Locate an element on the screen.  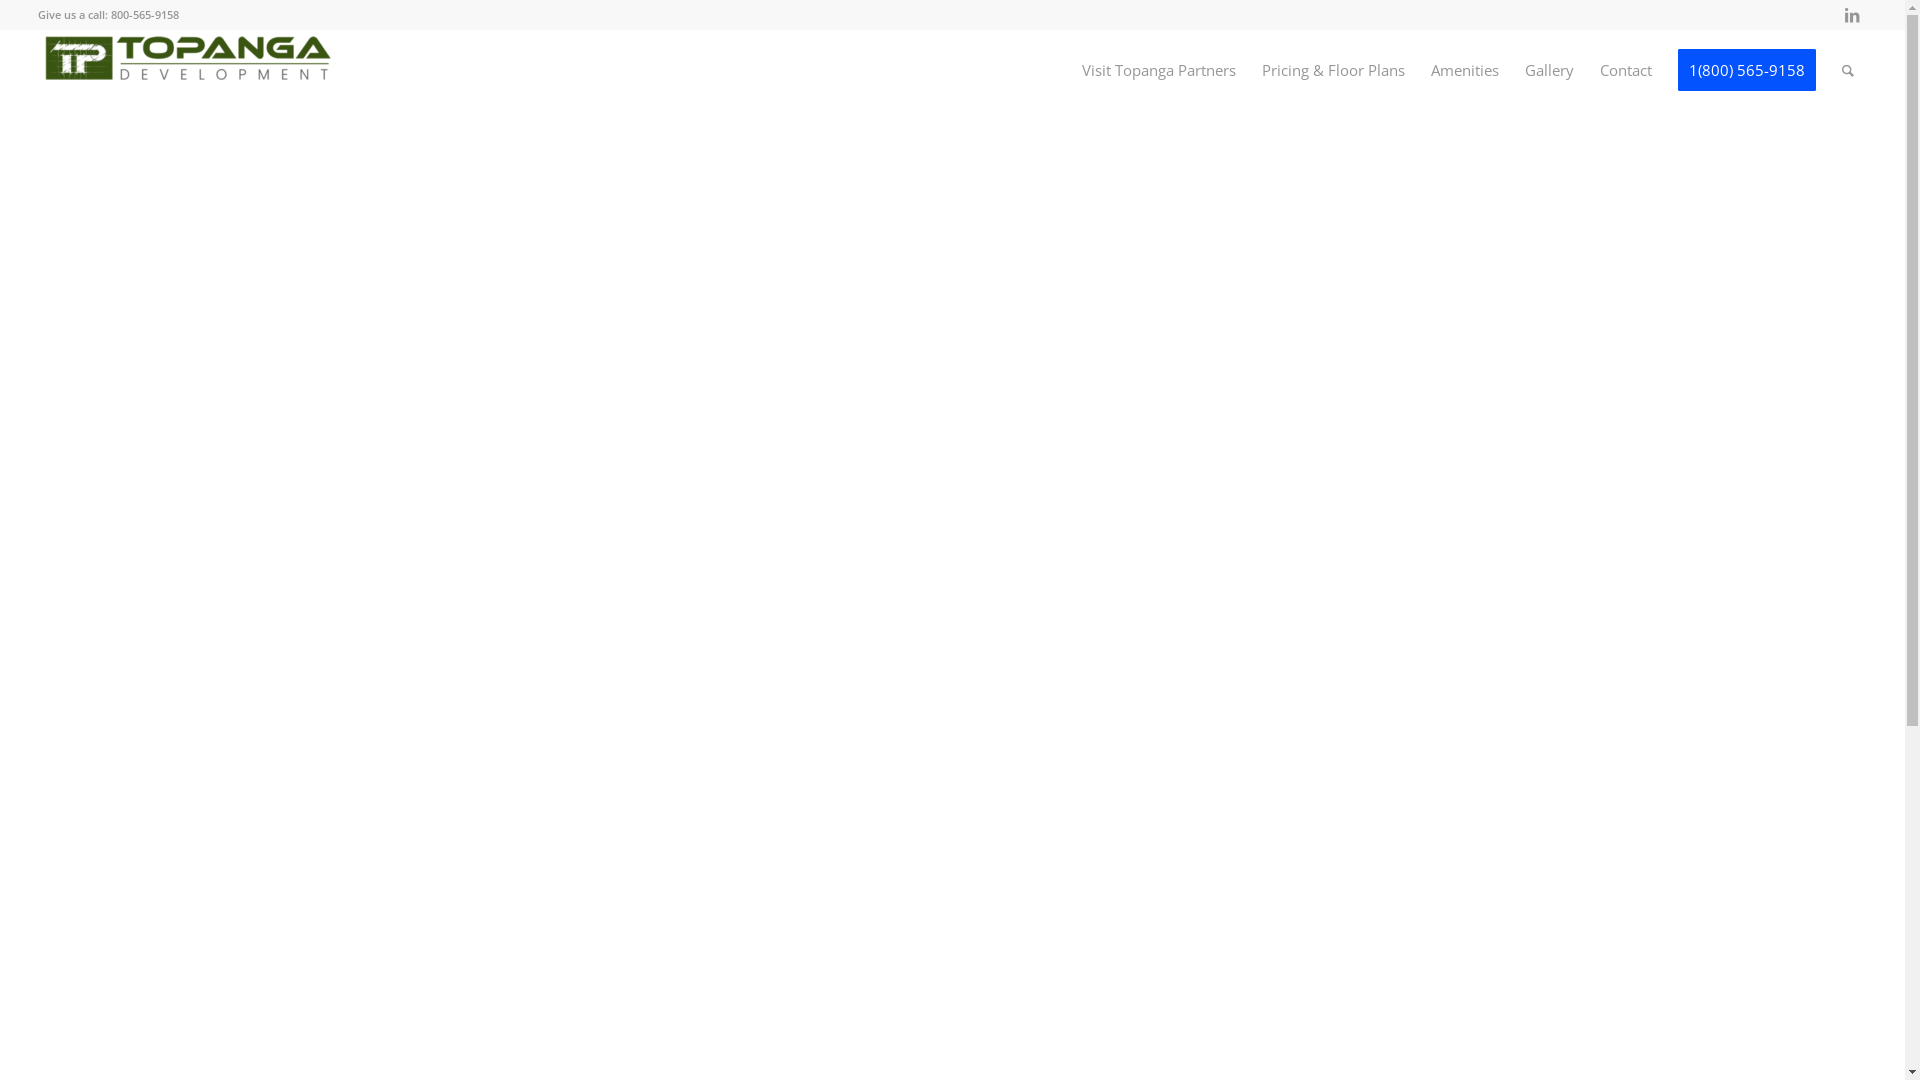
'LinkedIn' is located at coordinates (1837, 15).